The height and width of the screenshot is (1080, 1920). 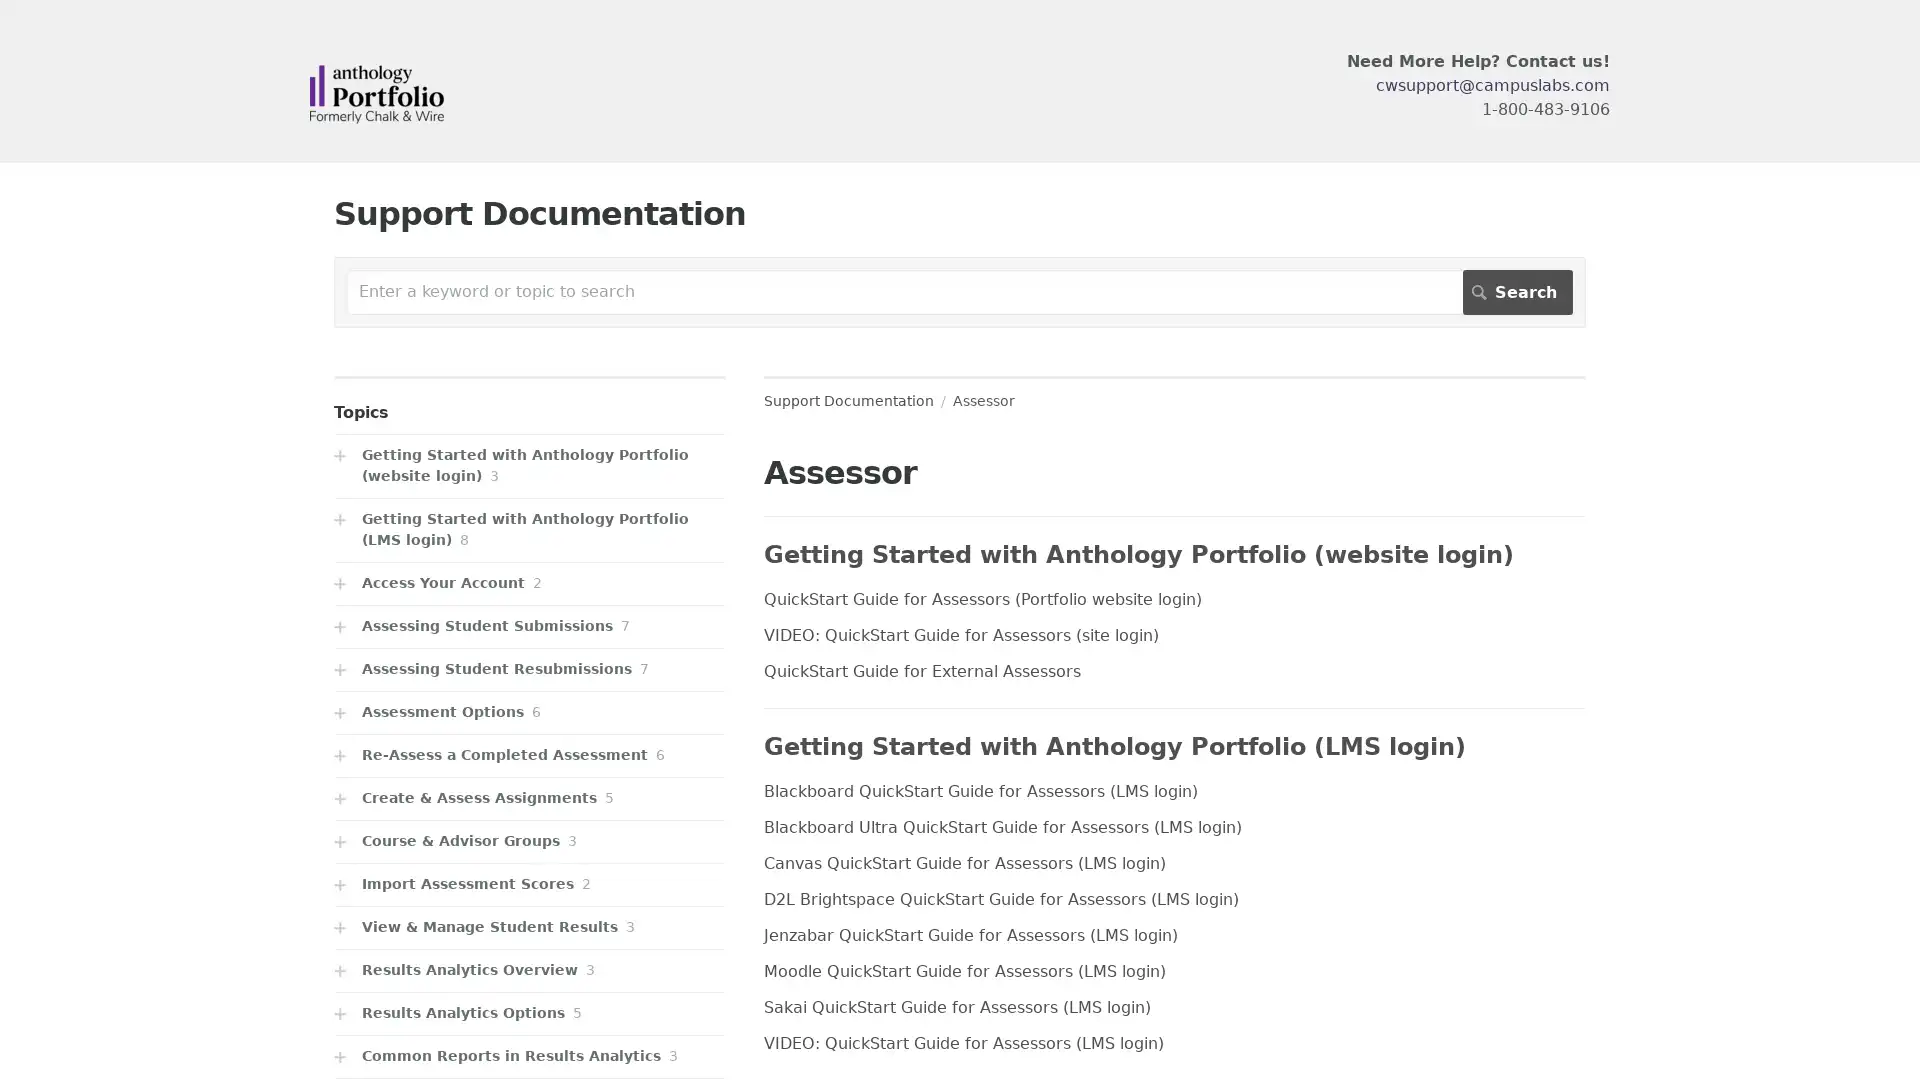 What do you see at coordinates (1517, 292) in the screenshot?
I see `Search` at bounding box center [1517, 292].